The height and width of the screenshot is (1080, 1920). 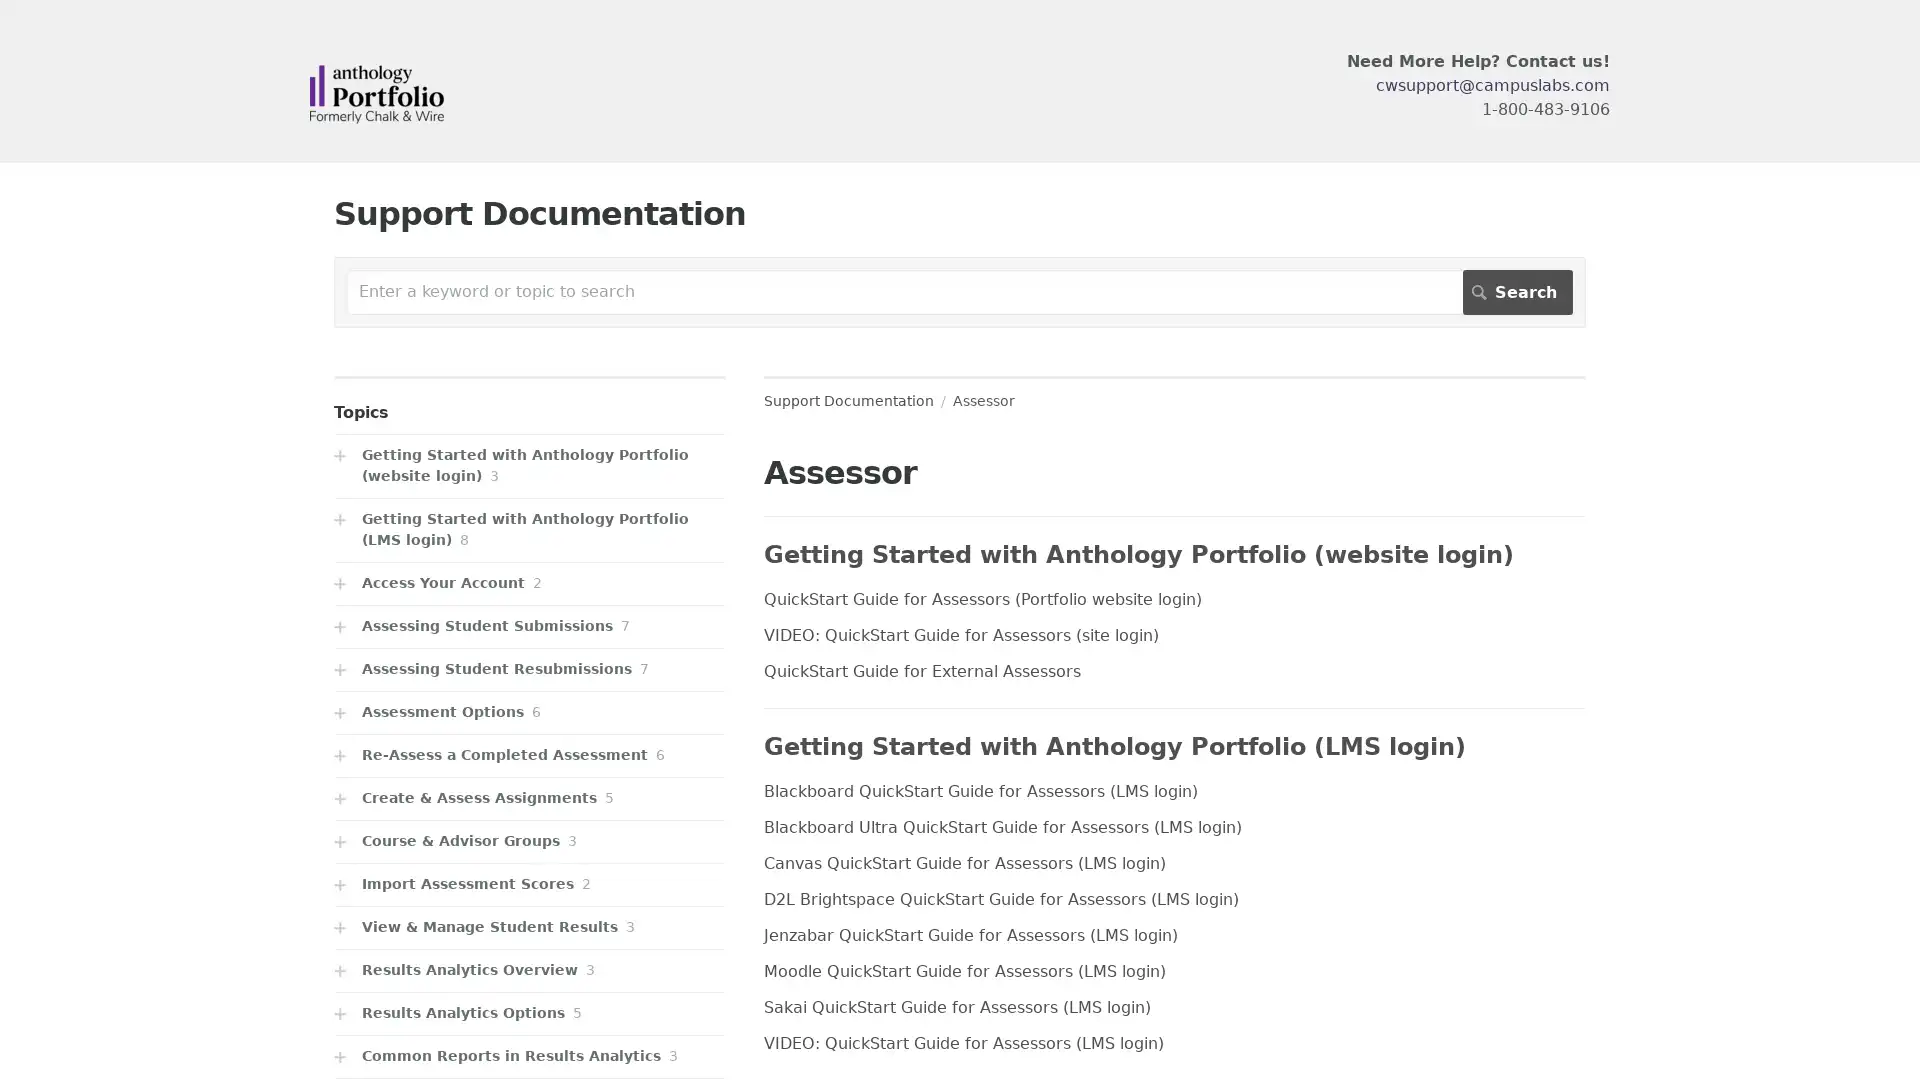 What do you see at coordinates (1517, 292) in the screenshot?
I see `Search` at bounding box center [1517, 292].